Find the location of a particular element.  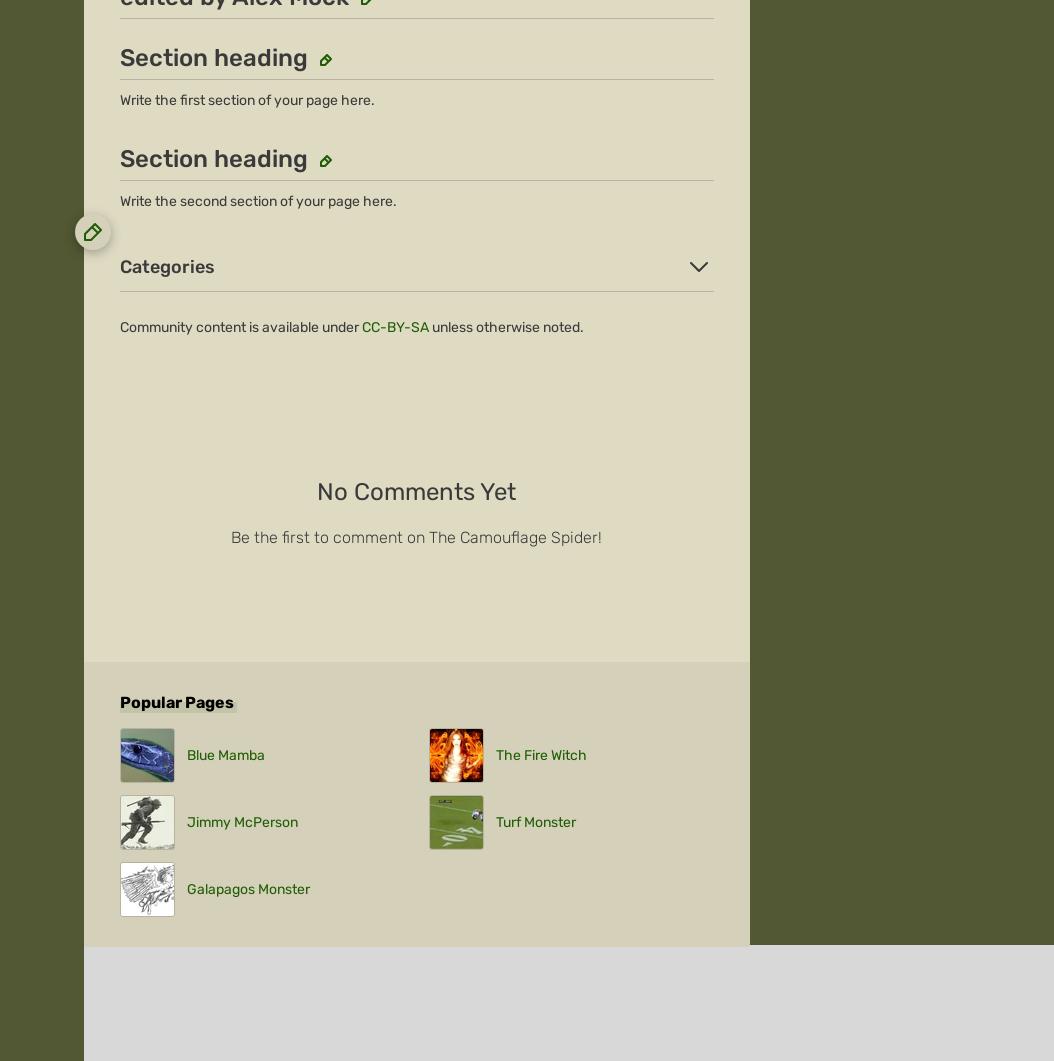

'Press' is located at coordinates (101, 308).